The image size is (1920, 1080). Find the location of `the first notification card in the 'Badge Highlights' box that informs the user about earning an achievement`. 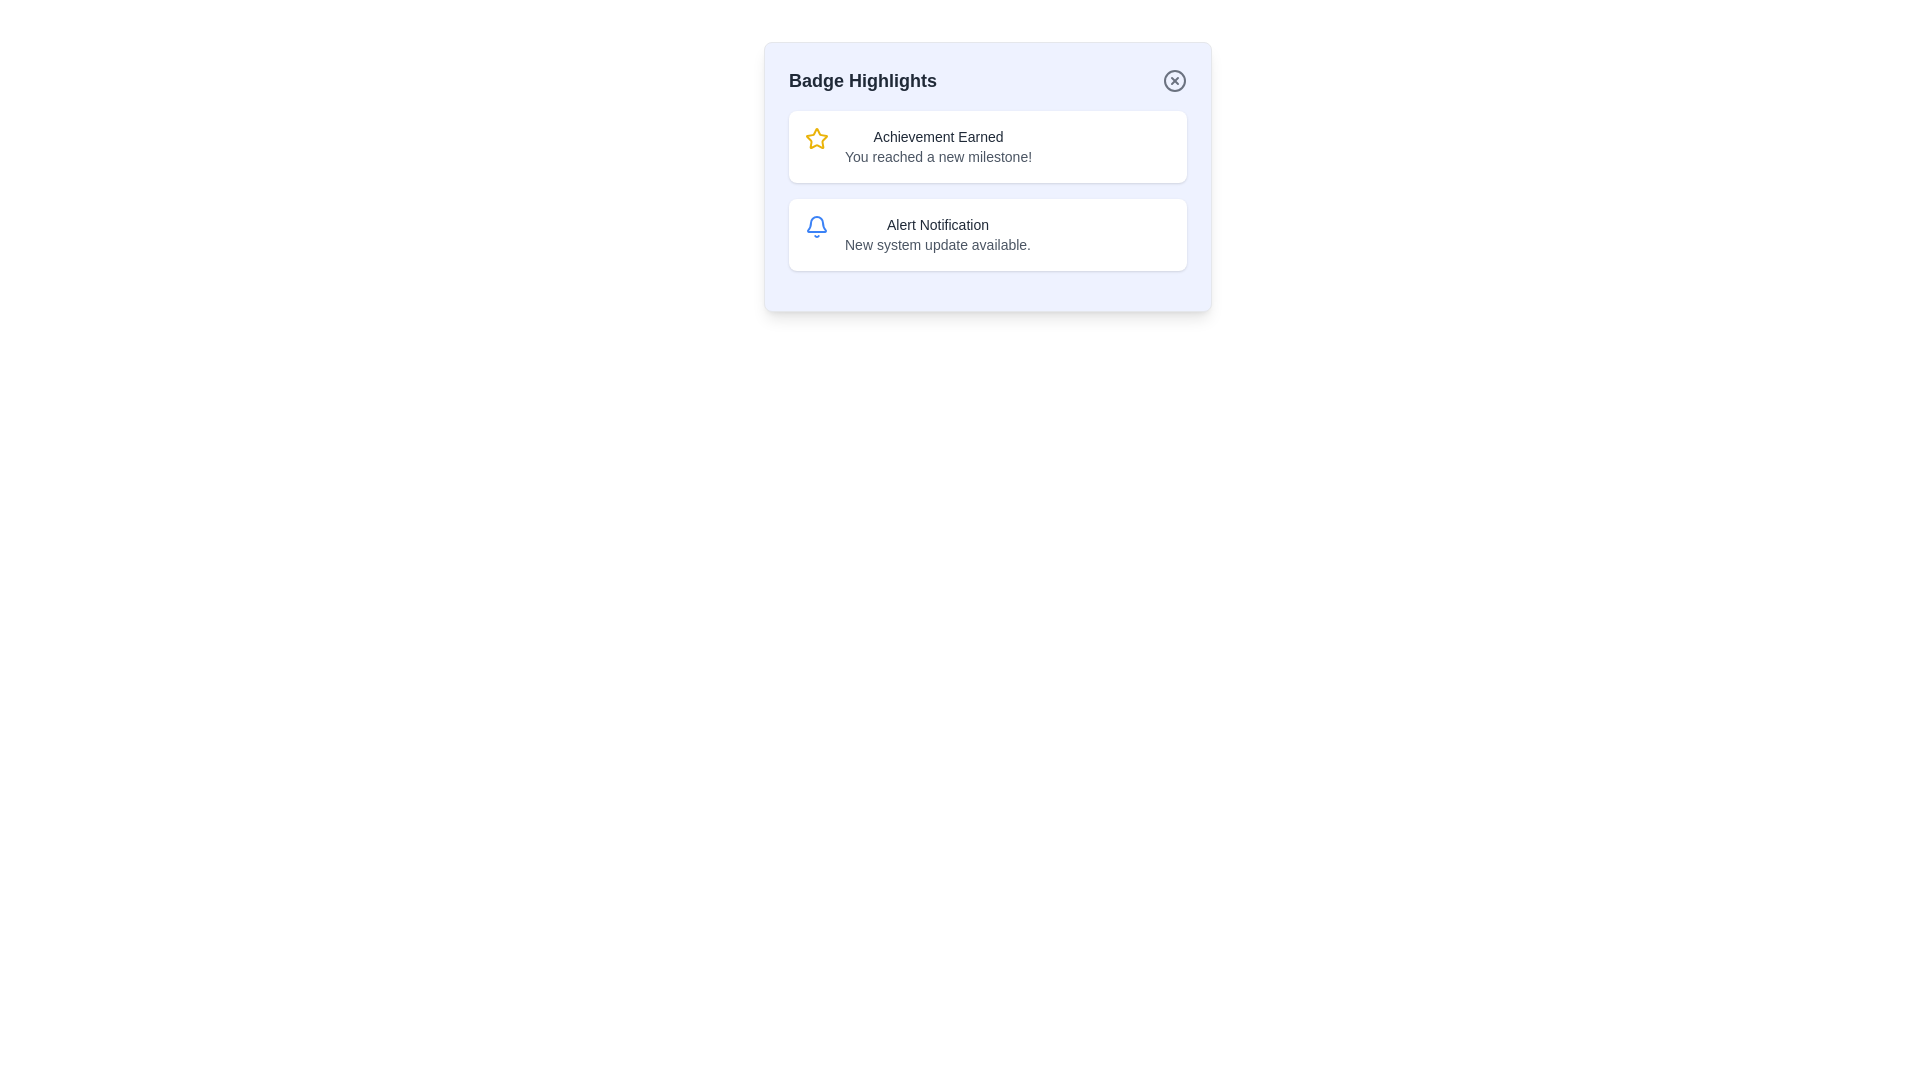

the first notification card in the 'Badge Highlights' box that informs the user about earning an achievement is located at coordinates (988, 145).